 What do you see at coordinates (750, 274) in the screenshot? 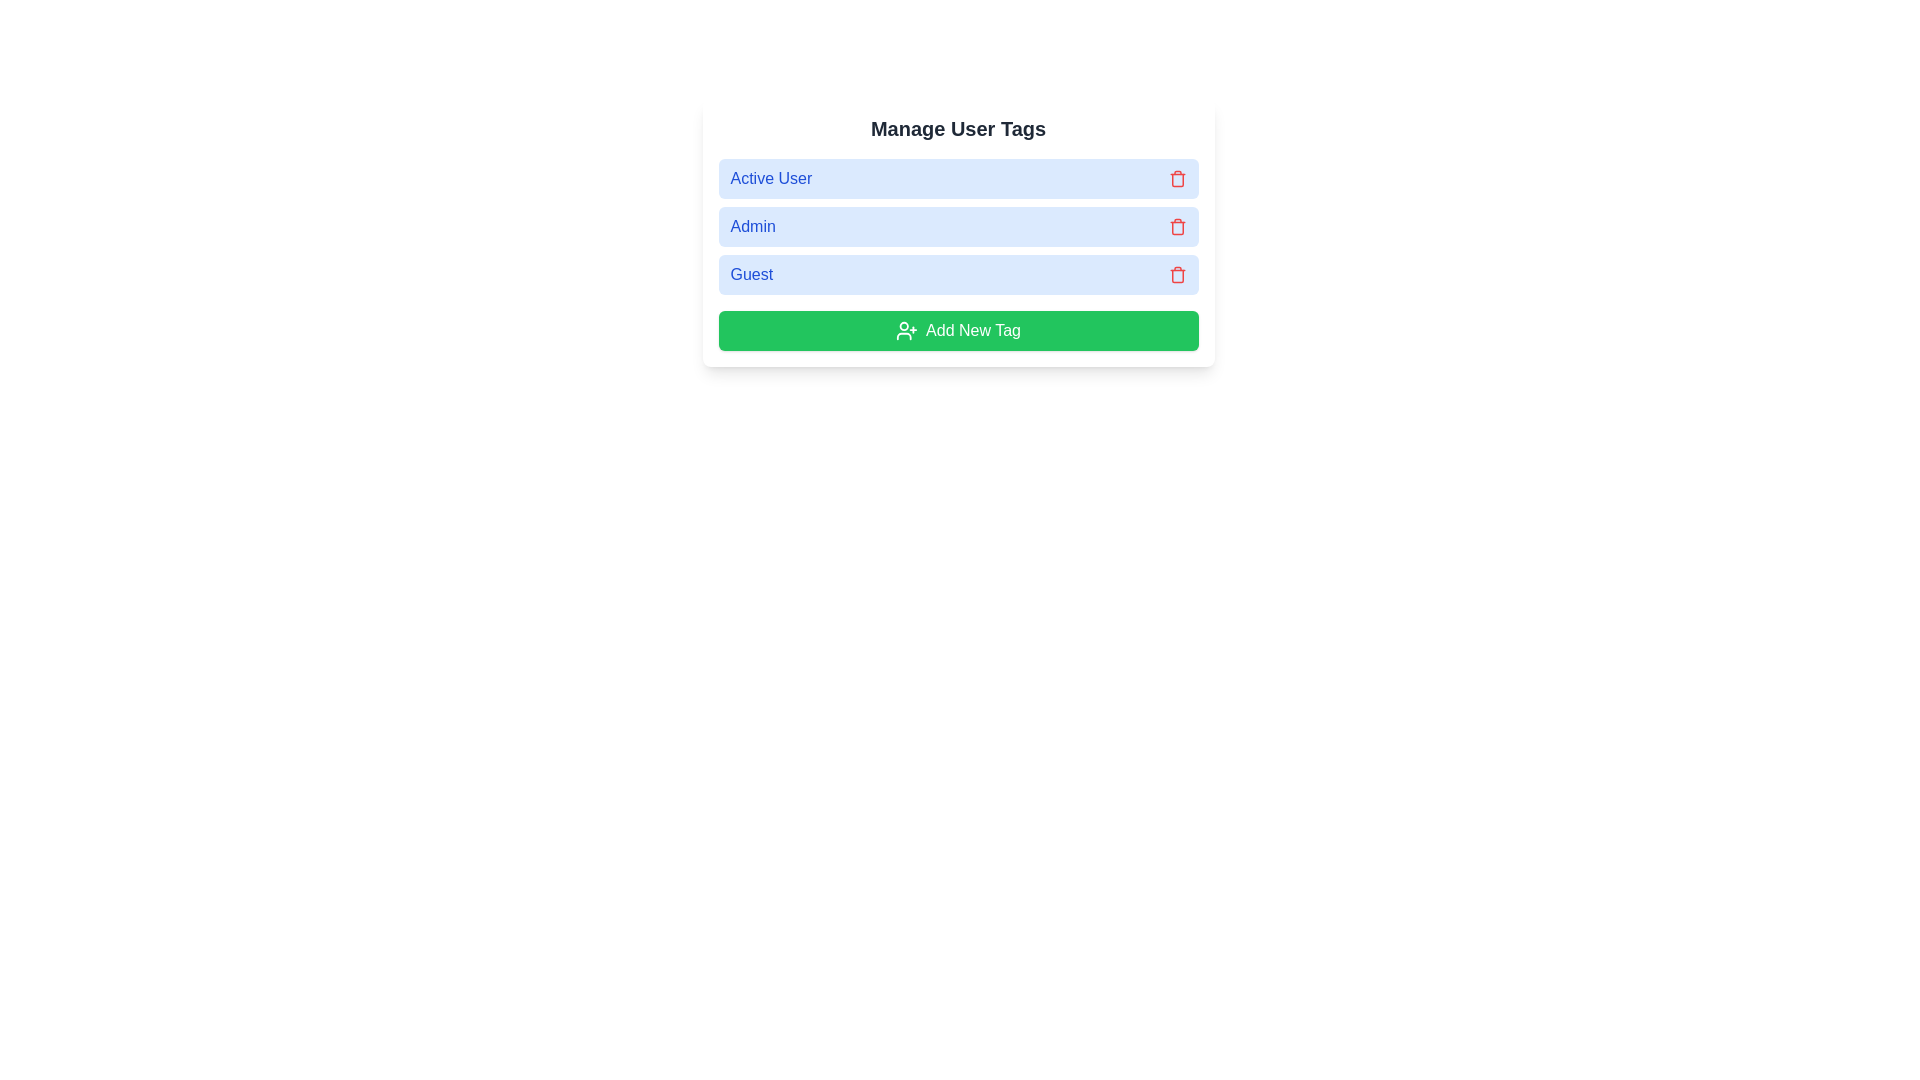
I see `text label displaying 'Guest' styled in bold blue text, which indicates a category or tag name under 'Manage User Tags'` at bounding box center [750, 274].